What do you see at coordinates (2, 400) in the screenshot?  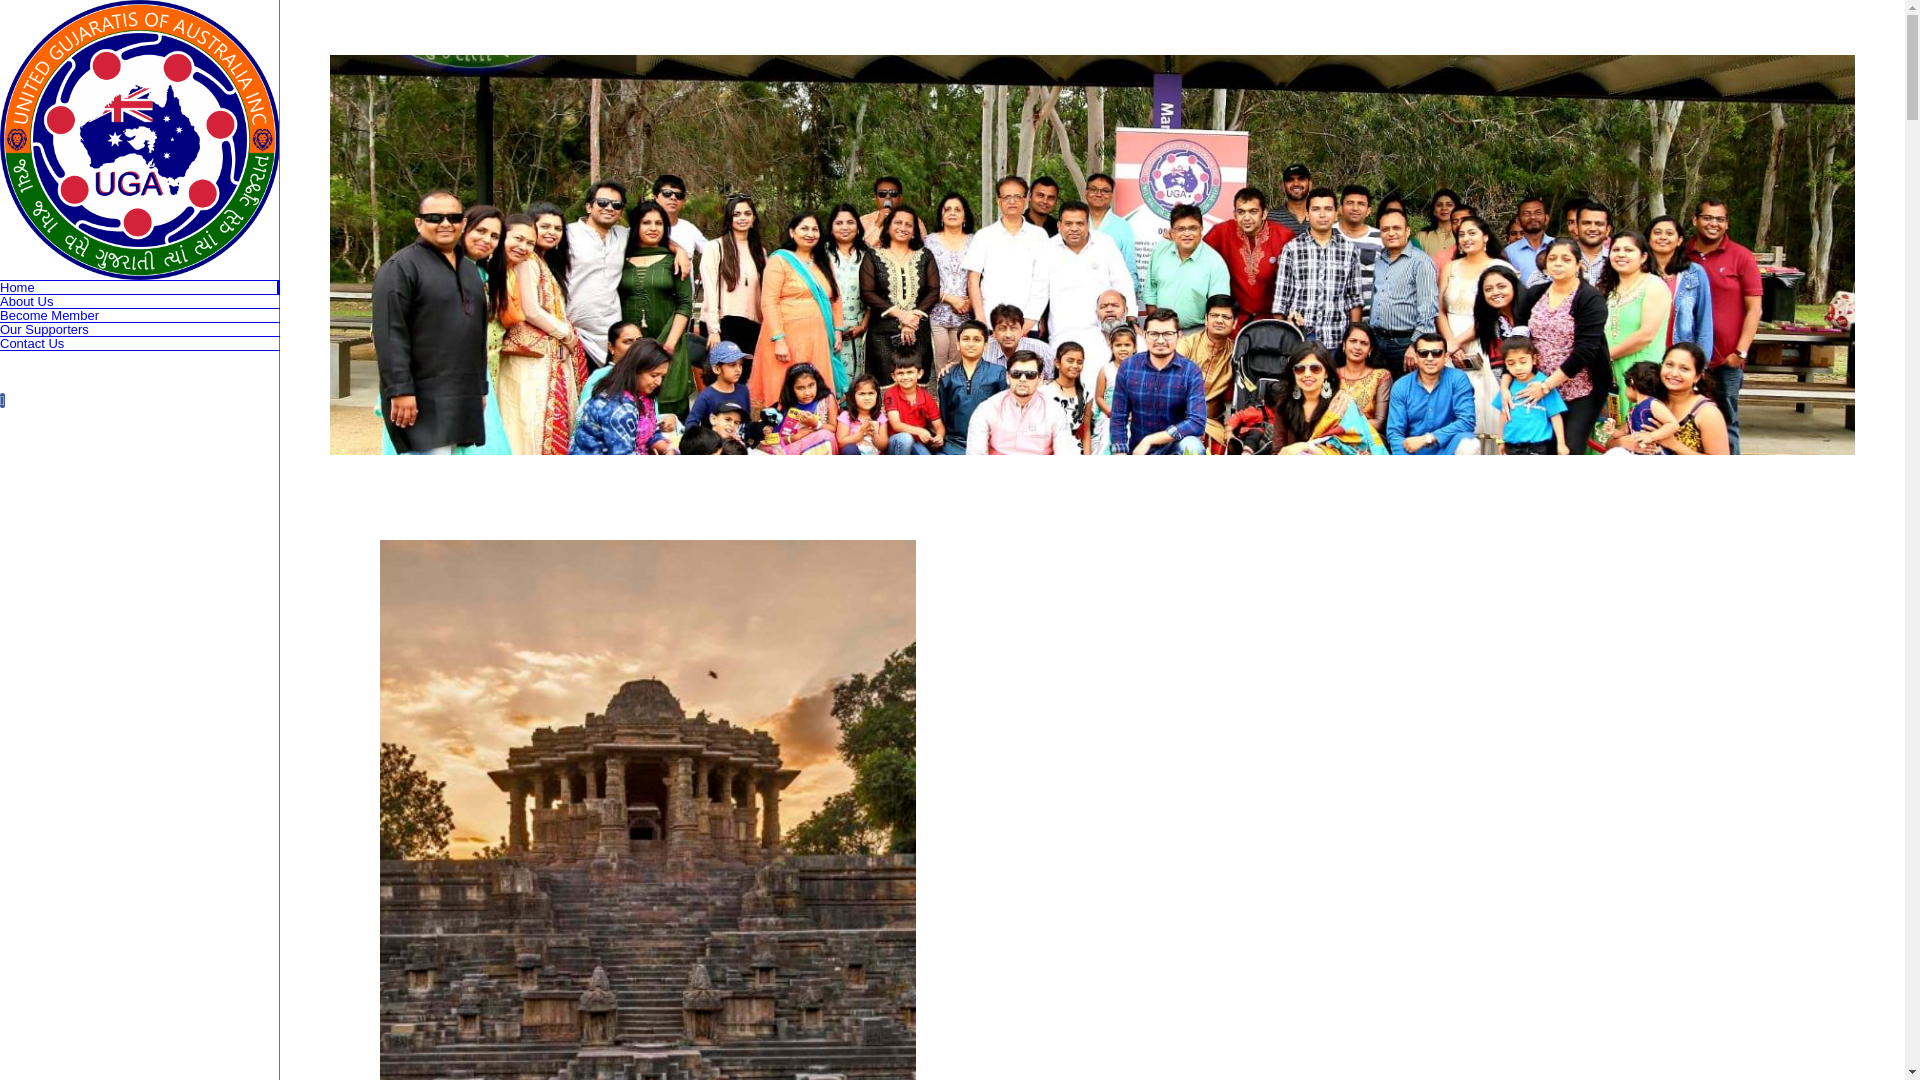 I see `'Facebook'` at bounding box center [2, 400].